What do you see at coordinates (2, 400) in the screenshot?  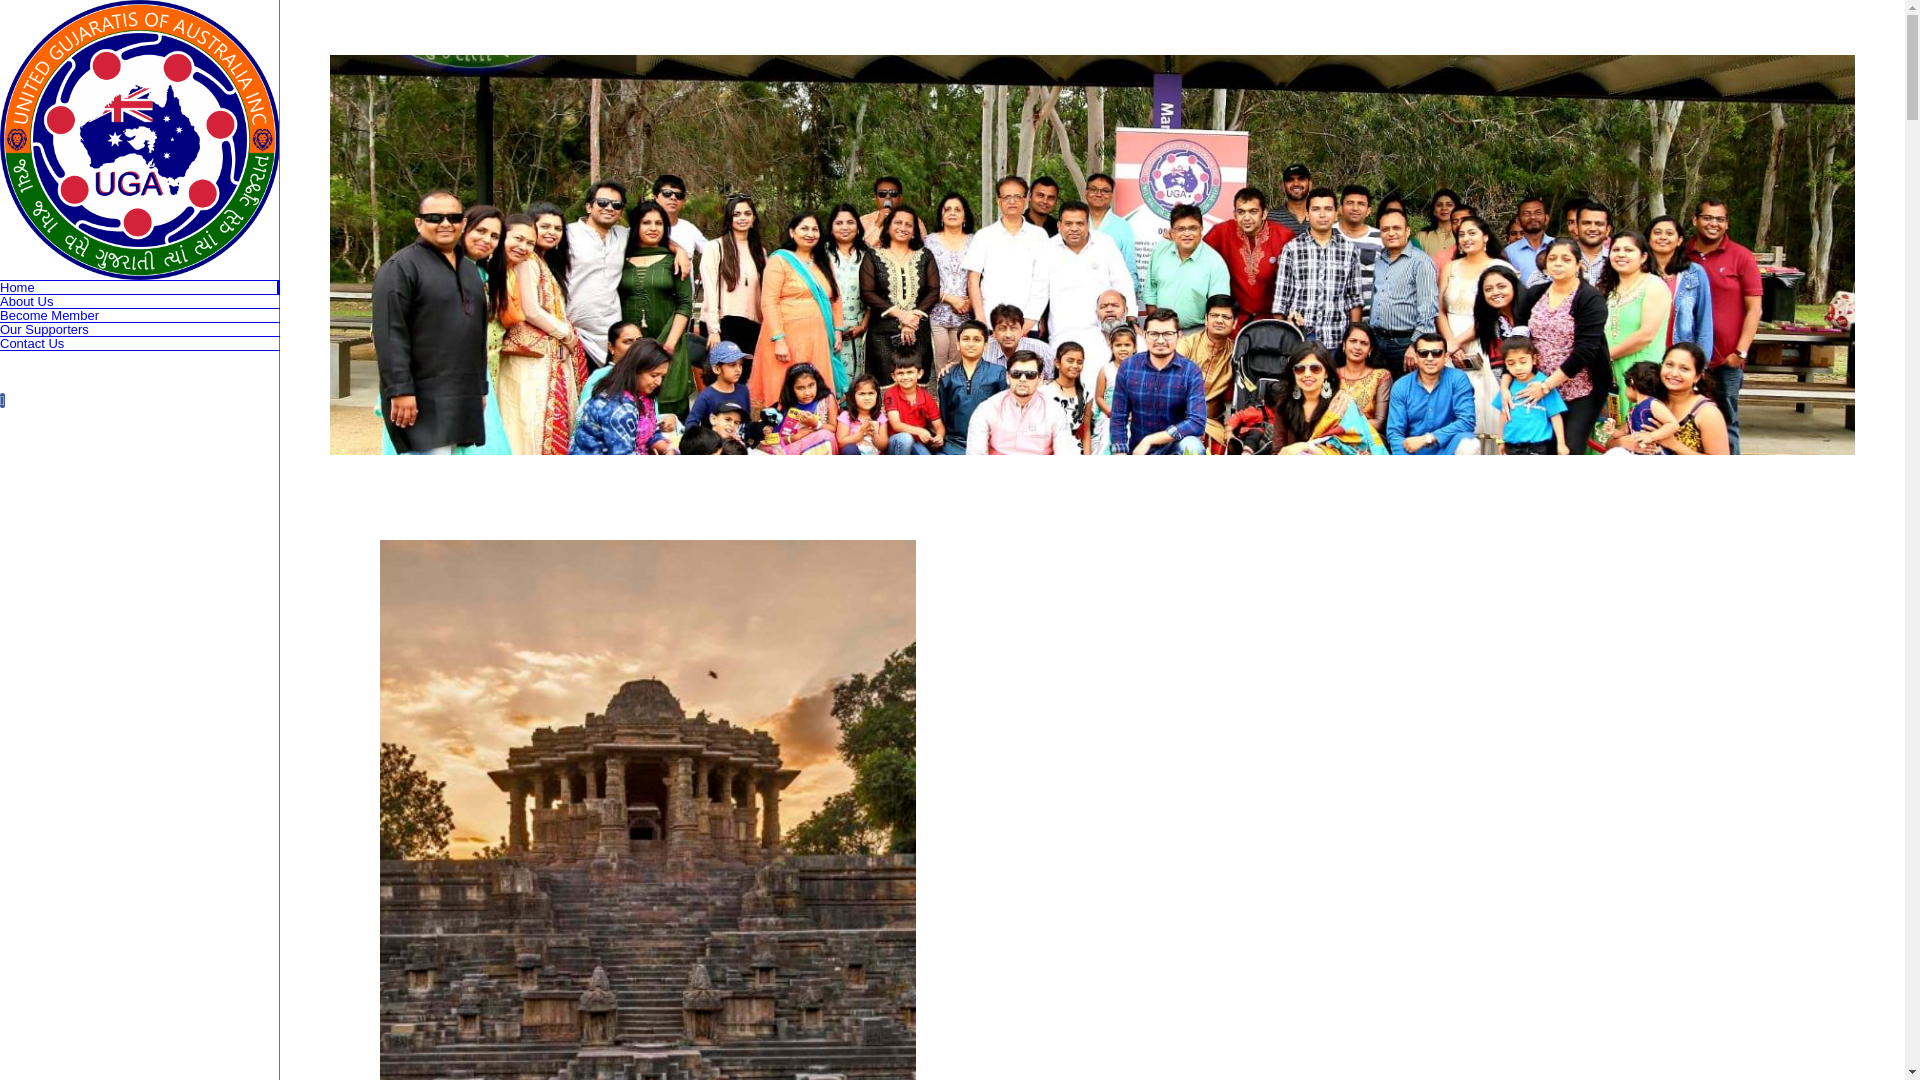 I see `'Facebook'` at bounding box center [2, 400].